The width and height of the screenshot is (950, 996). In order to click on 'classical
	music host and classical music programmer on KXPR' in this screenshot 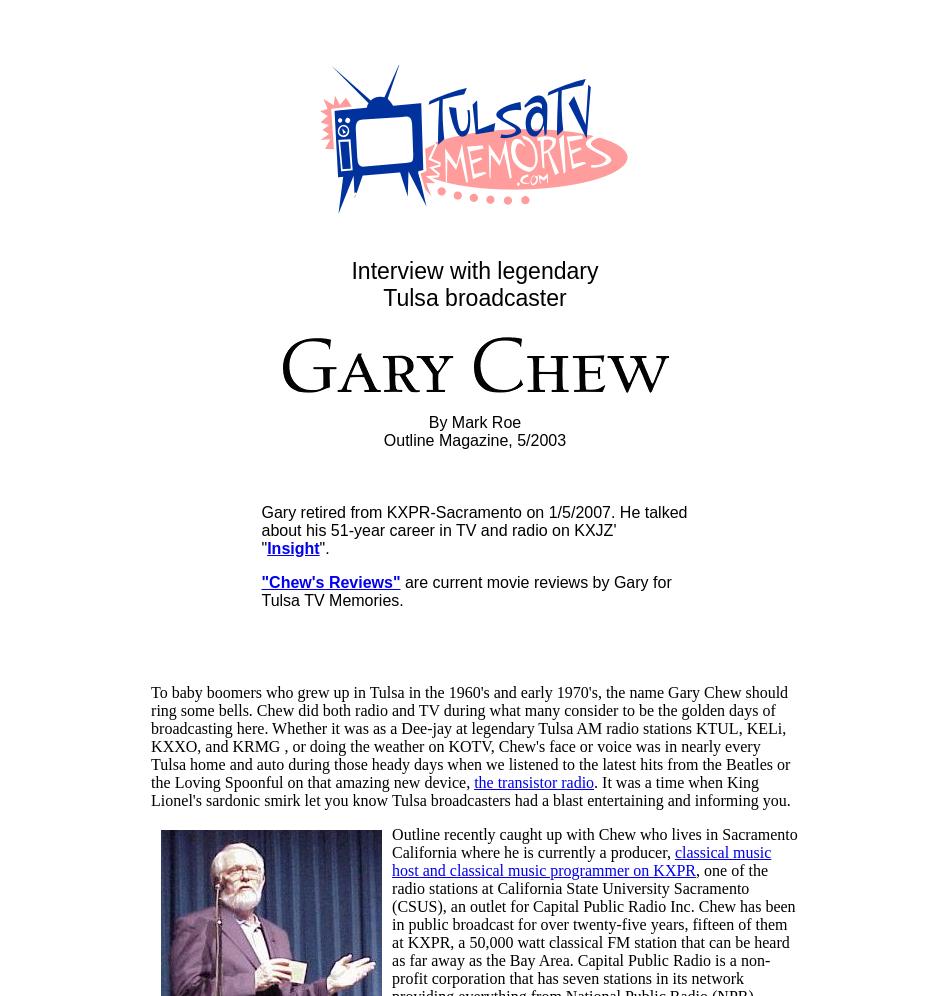, I will do `click(581, 861)`.